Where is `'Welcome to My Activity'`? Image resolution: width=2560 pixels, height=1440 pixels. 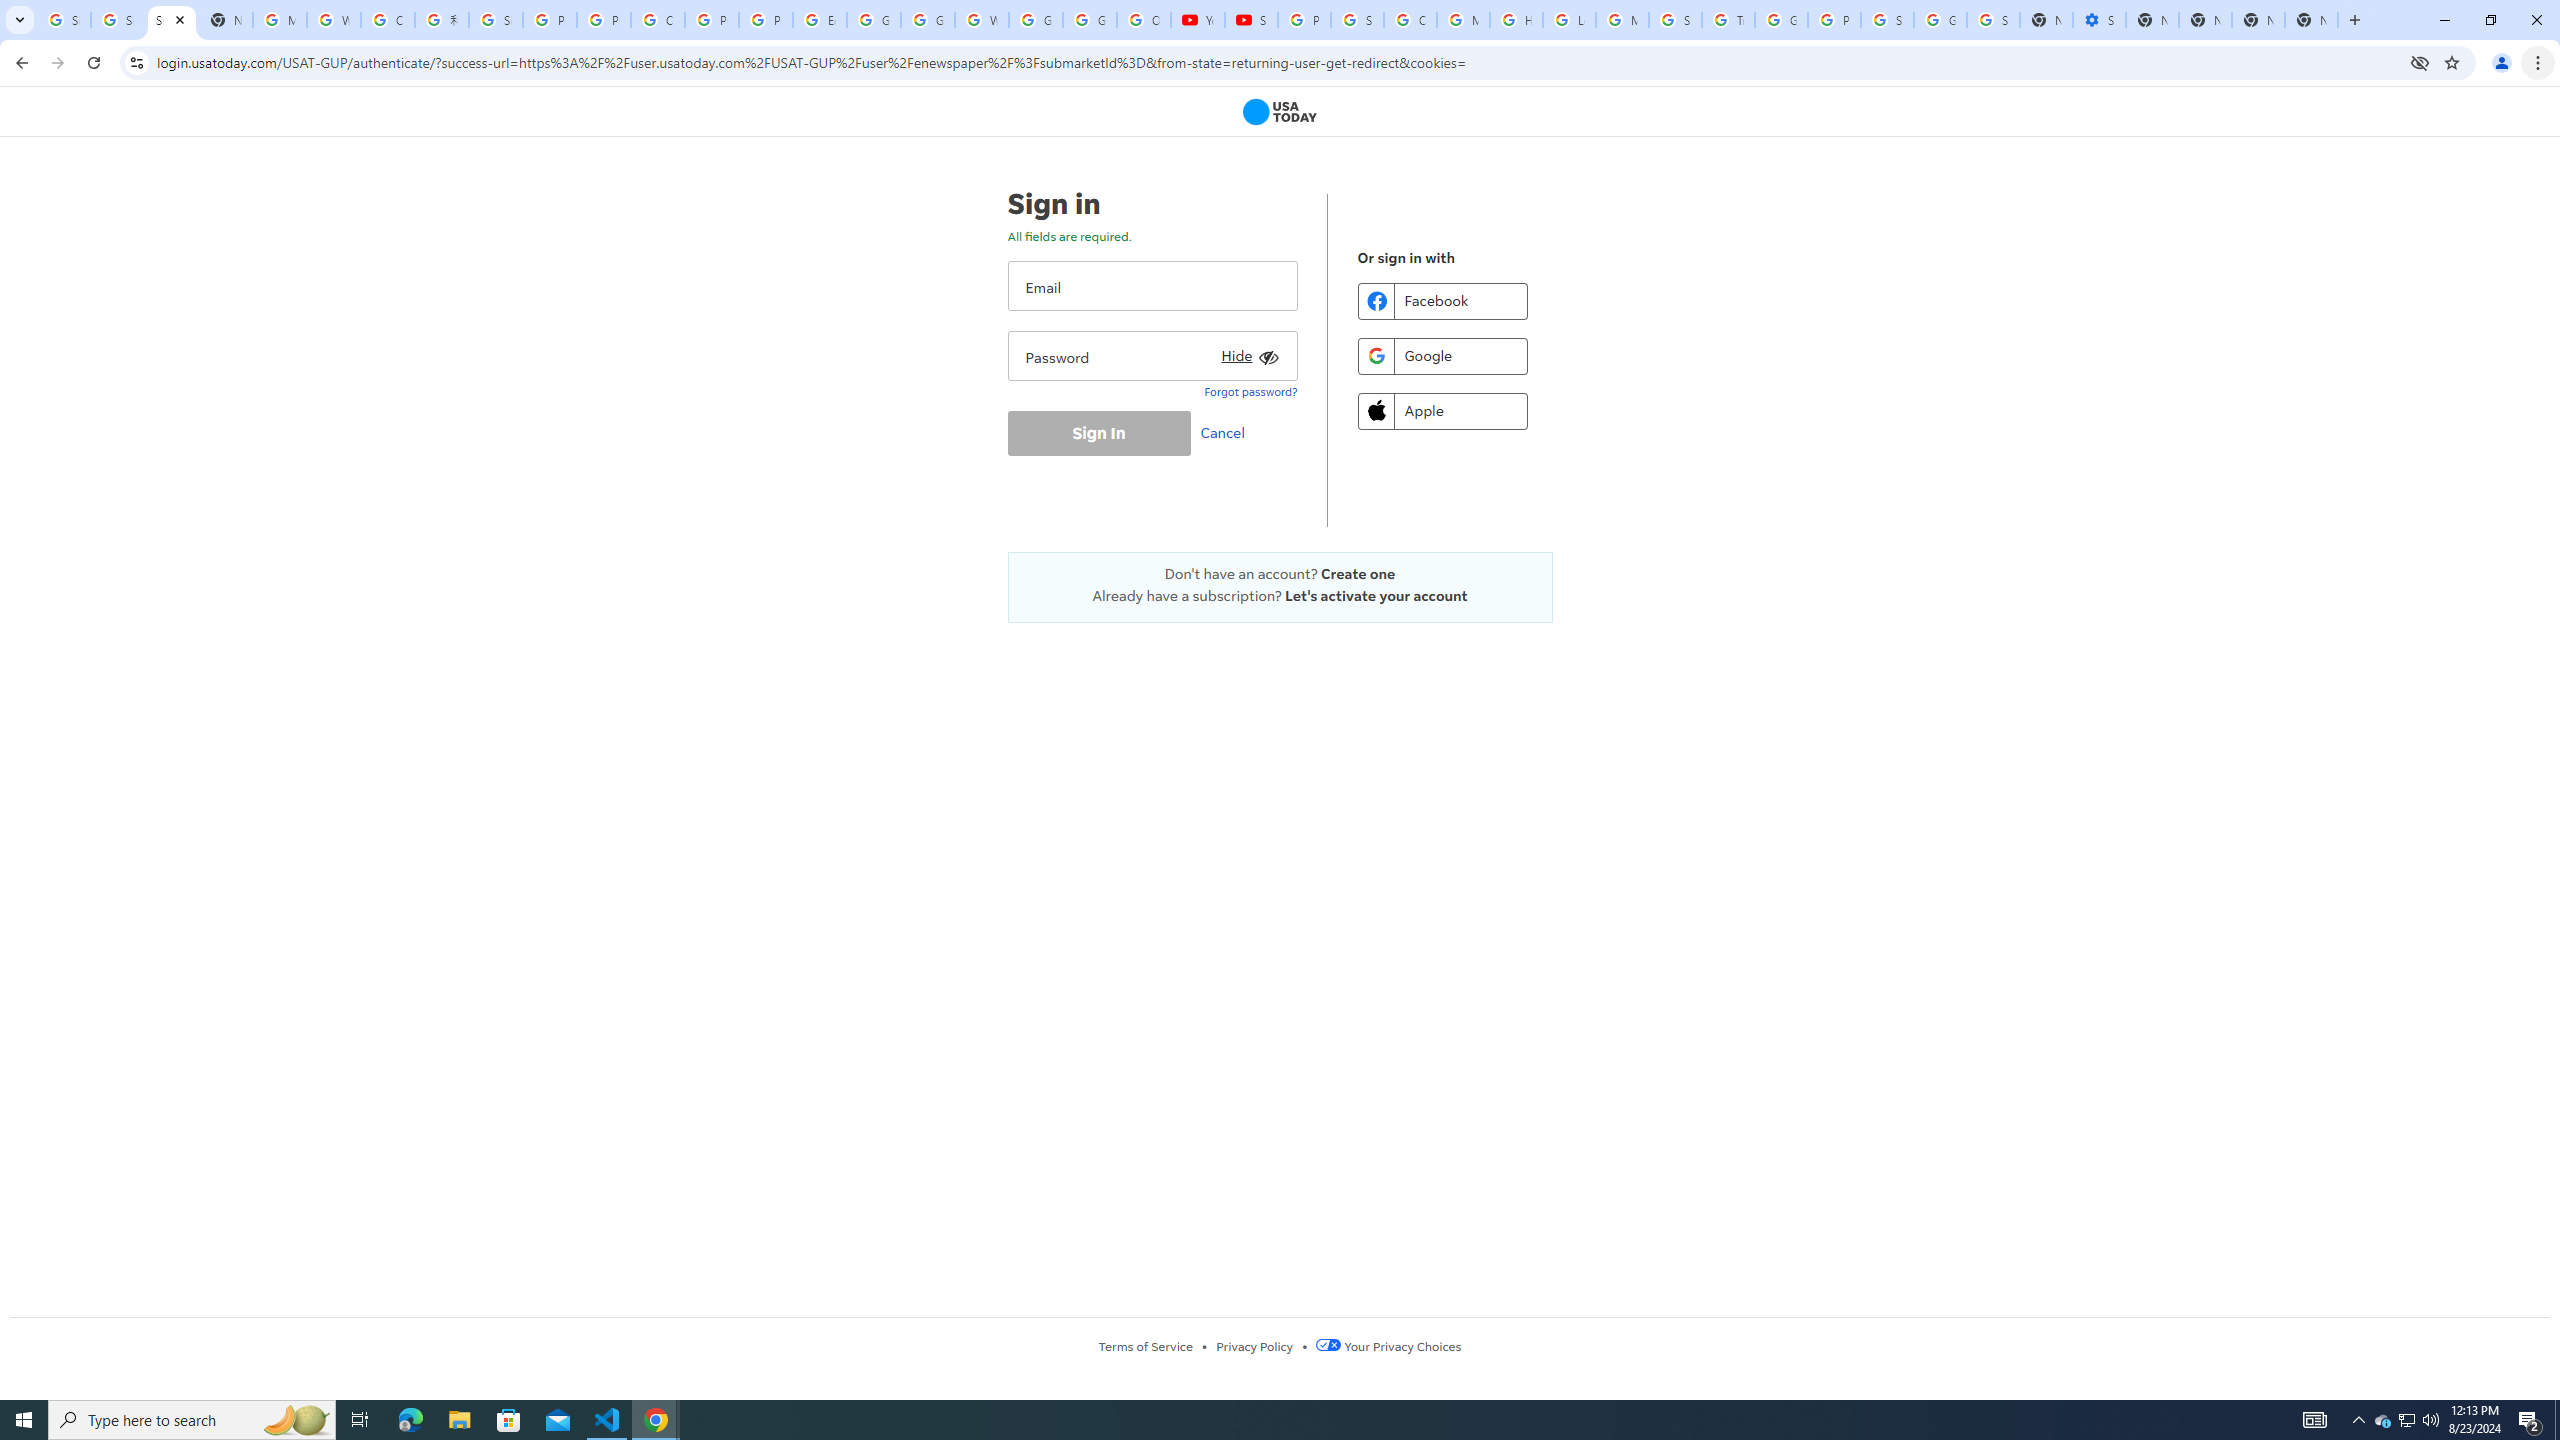
'Welcome to My Activity' is located at coordinates (982, 19).